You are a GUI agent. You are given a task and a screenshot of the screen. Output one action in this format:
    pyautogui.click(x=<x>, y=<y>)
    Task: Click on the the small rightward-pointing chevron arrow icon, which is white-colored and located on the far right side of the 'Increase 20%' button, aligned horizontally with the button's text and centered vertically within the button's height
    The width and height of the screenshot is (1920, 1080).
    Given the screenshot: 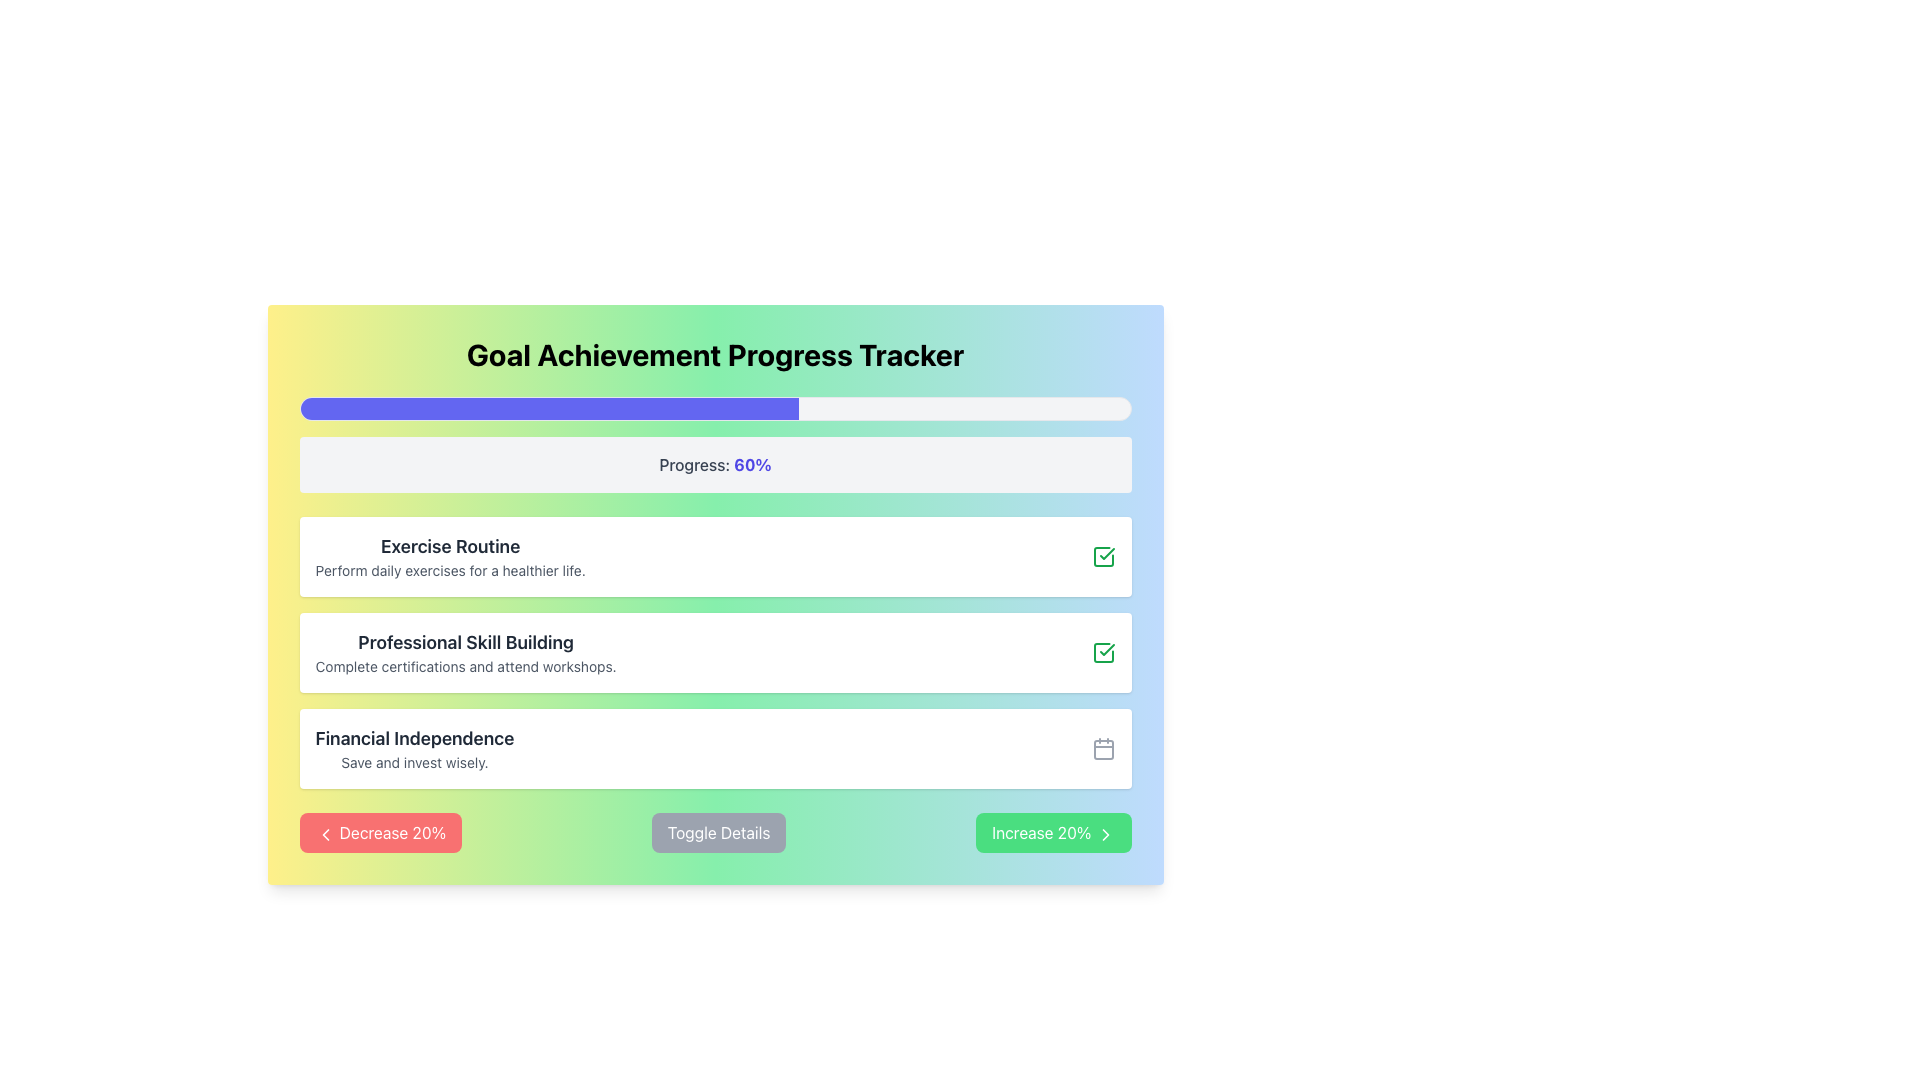 What is the action you would take?
    pyautogui.click(x=1104, y=834)
    